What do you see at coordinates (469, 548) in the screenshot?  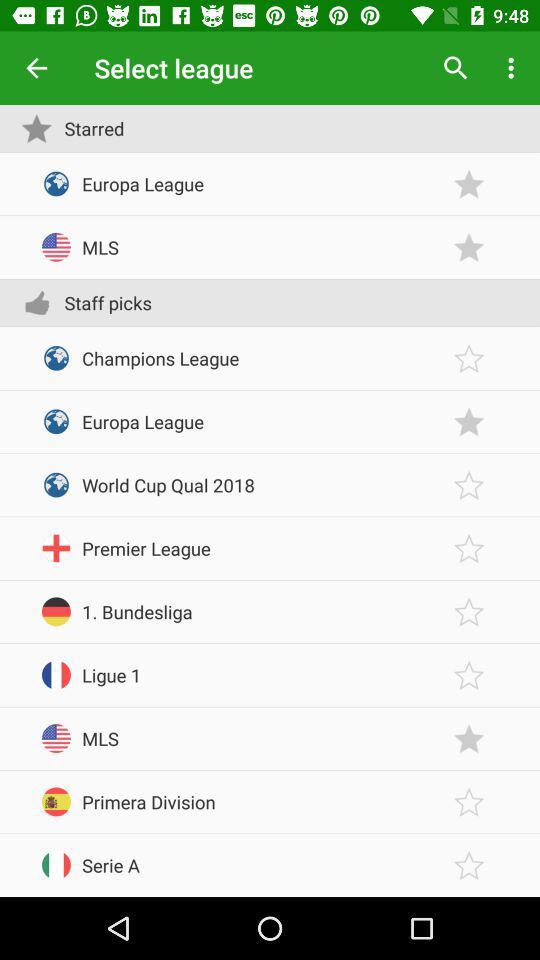 I see `would favorite permier league` at bounding box center [469, 548].